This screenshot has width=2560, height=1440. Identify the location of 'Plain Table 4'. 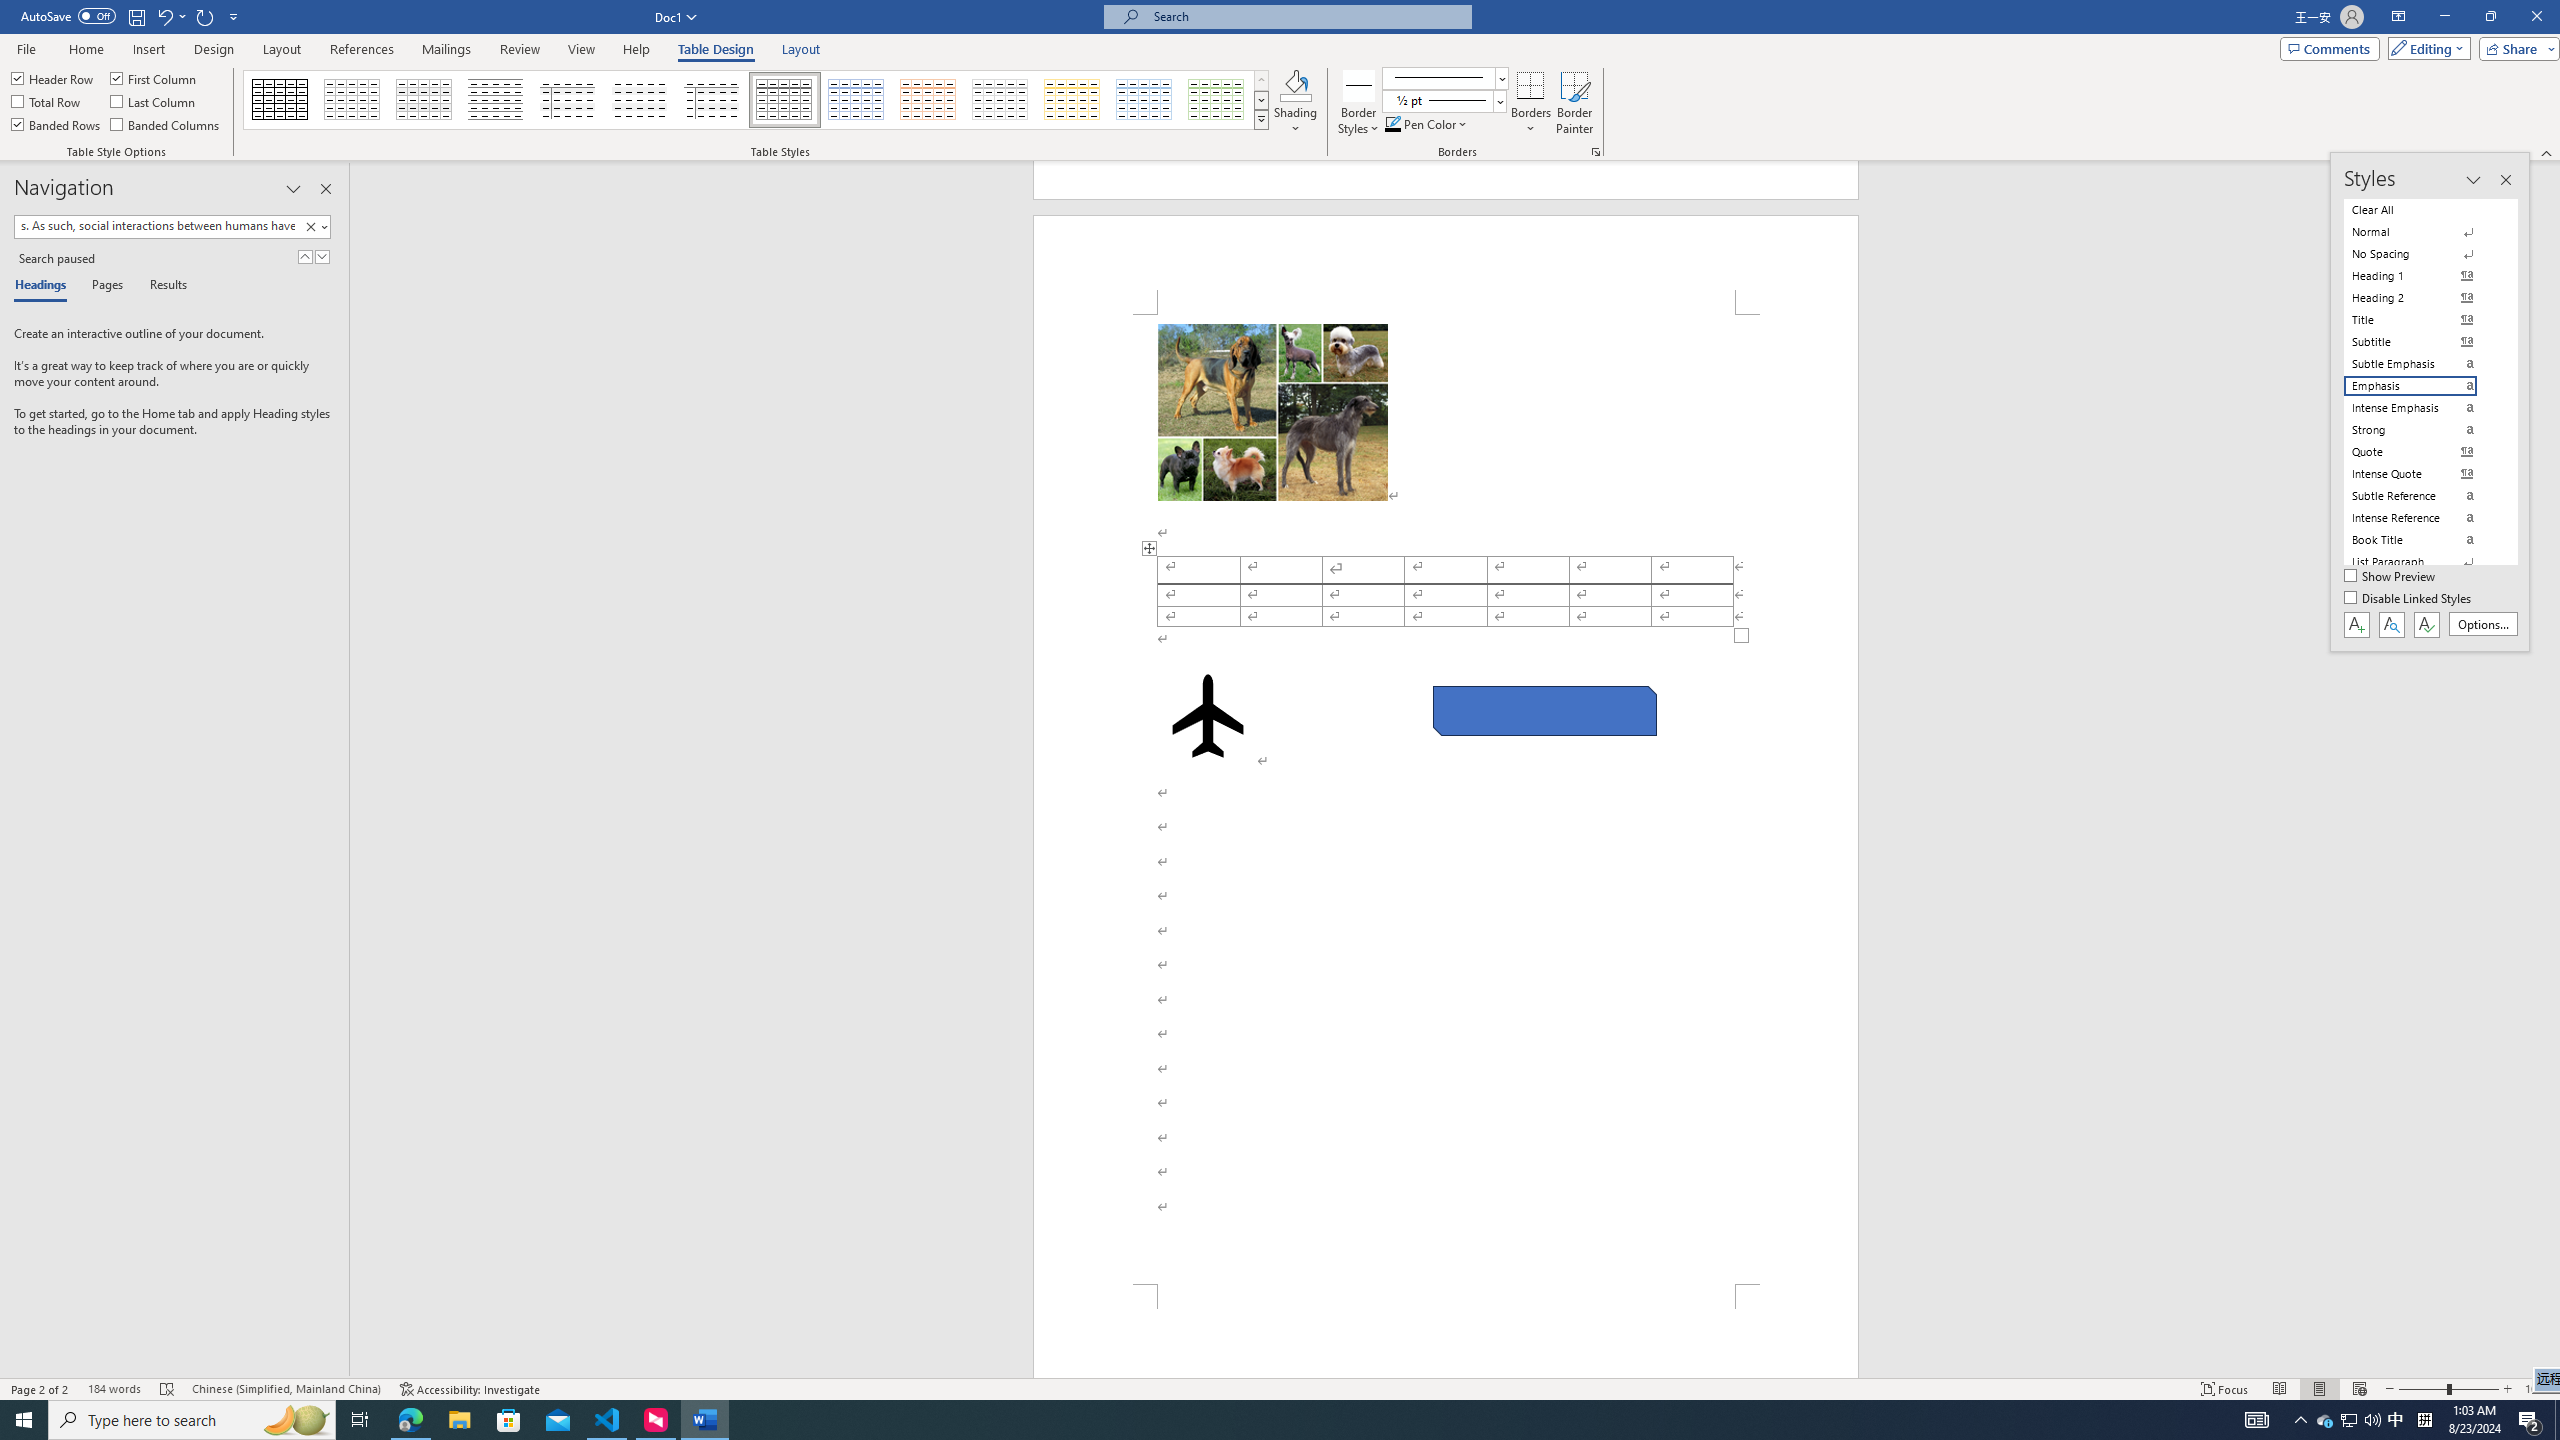
(640, 99).